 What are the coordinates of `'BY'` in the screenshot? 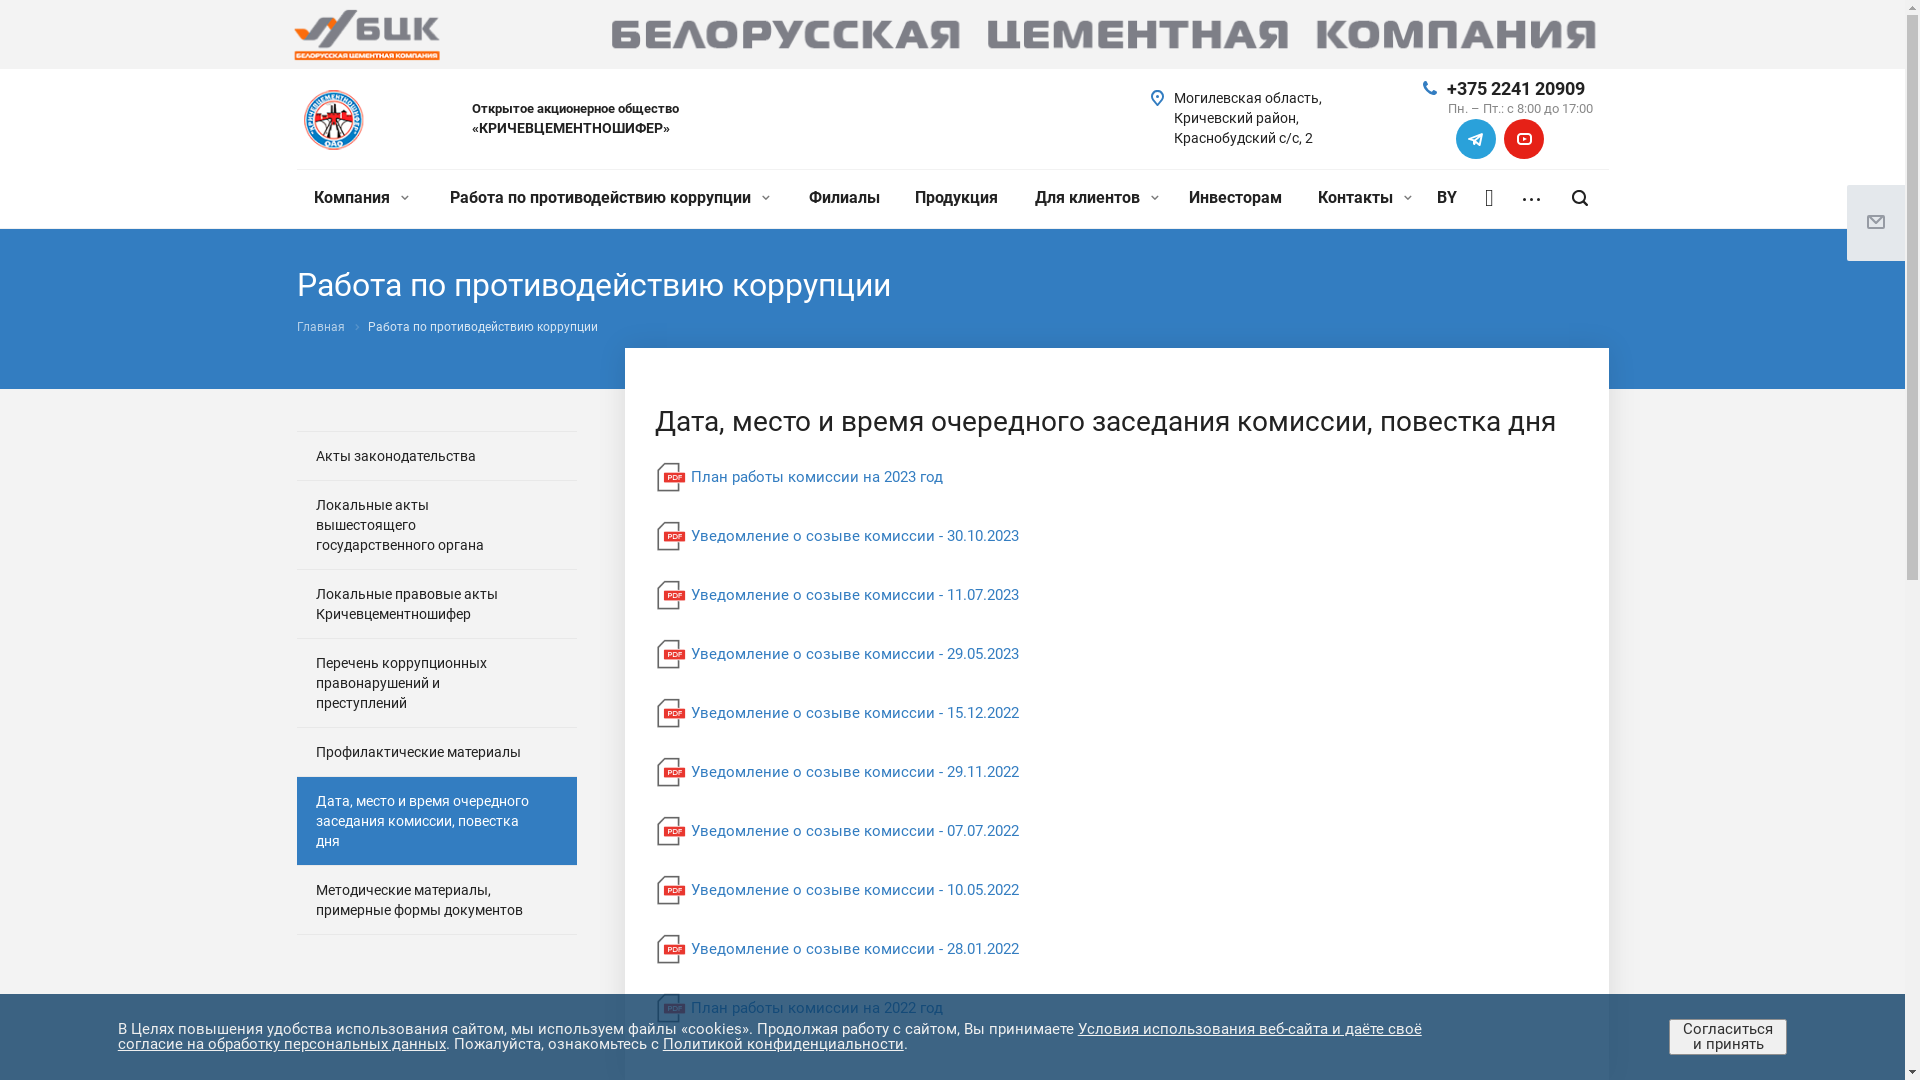 It's located at (1446, 198).